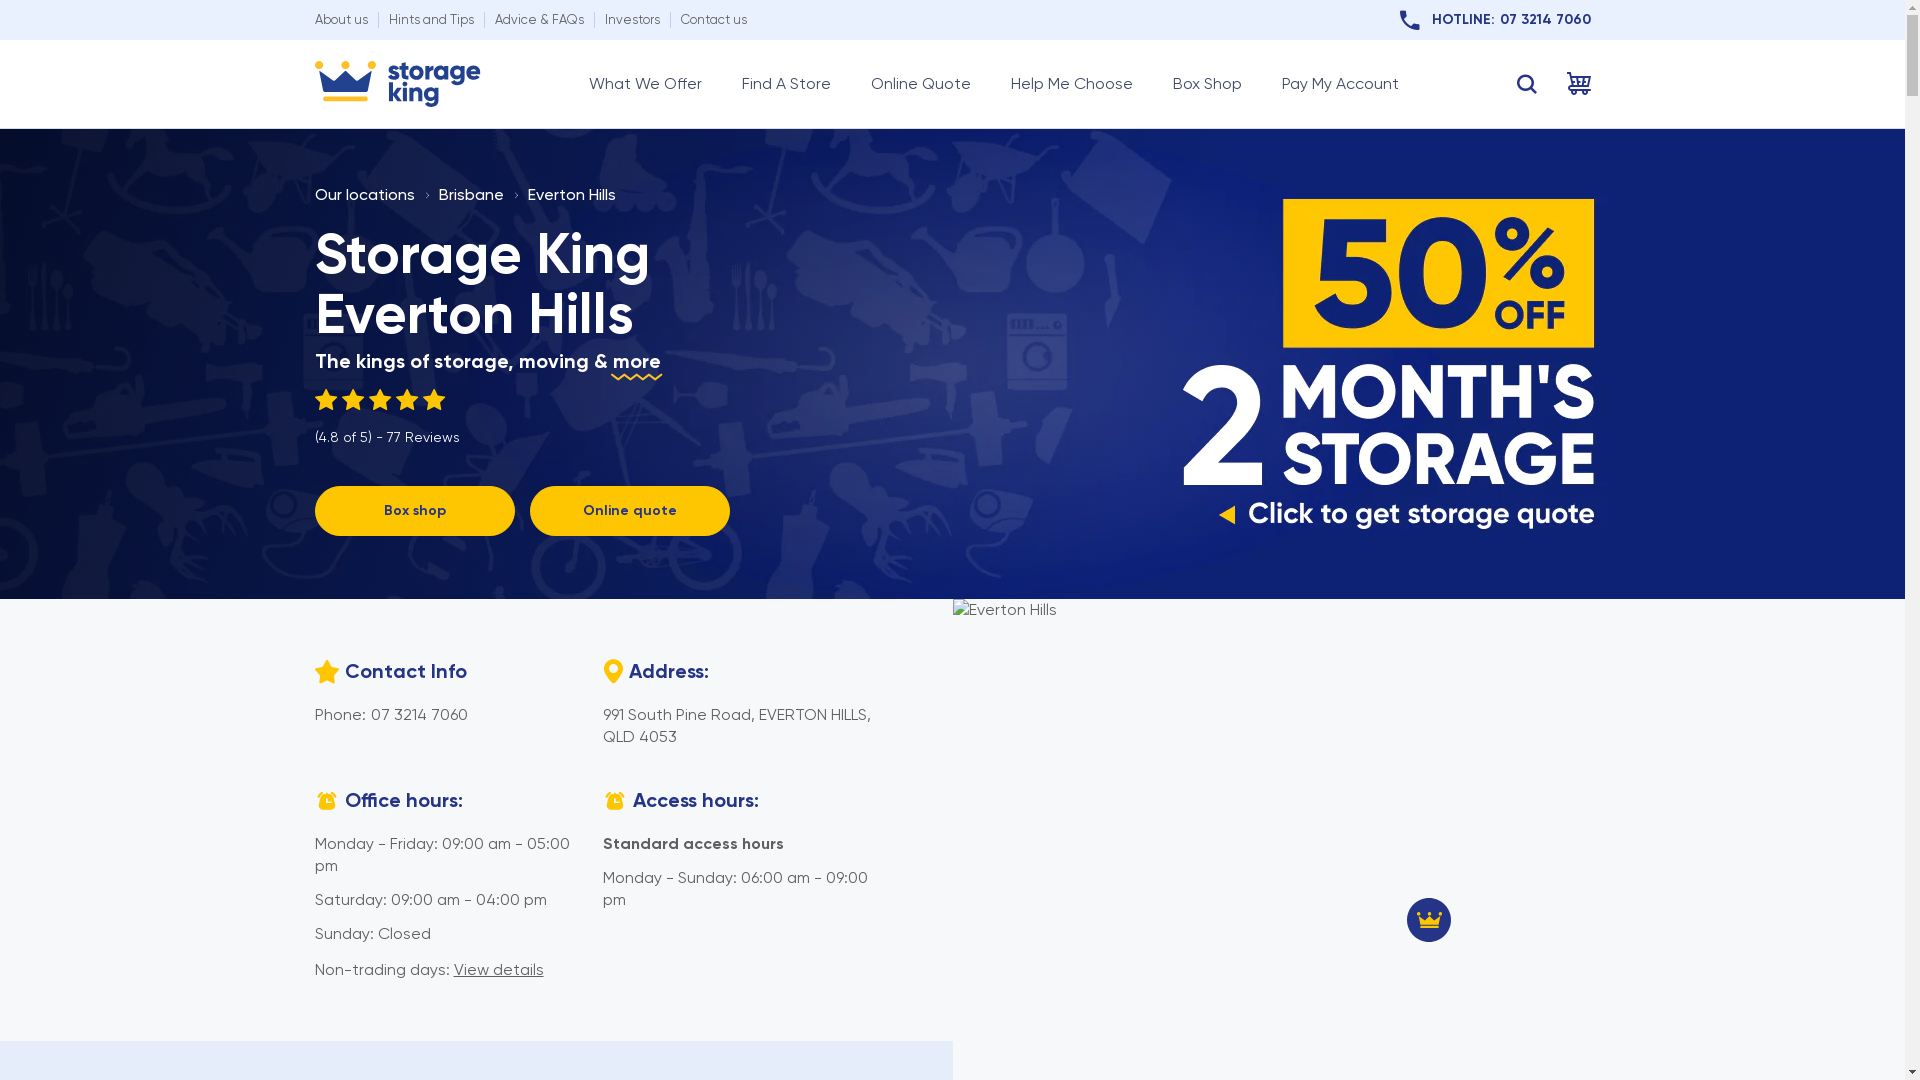 This screenshot has height=1080, width=1920. I want to click on 'View details', so click(453, 968).